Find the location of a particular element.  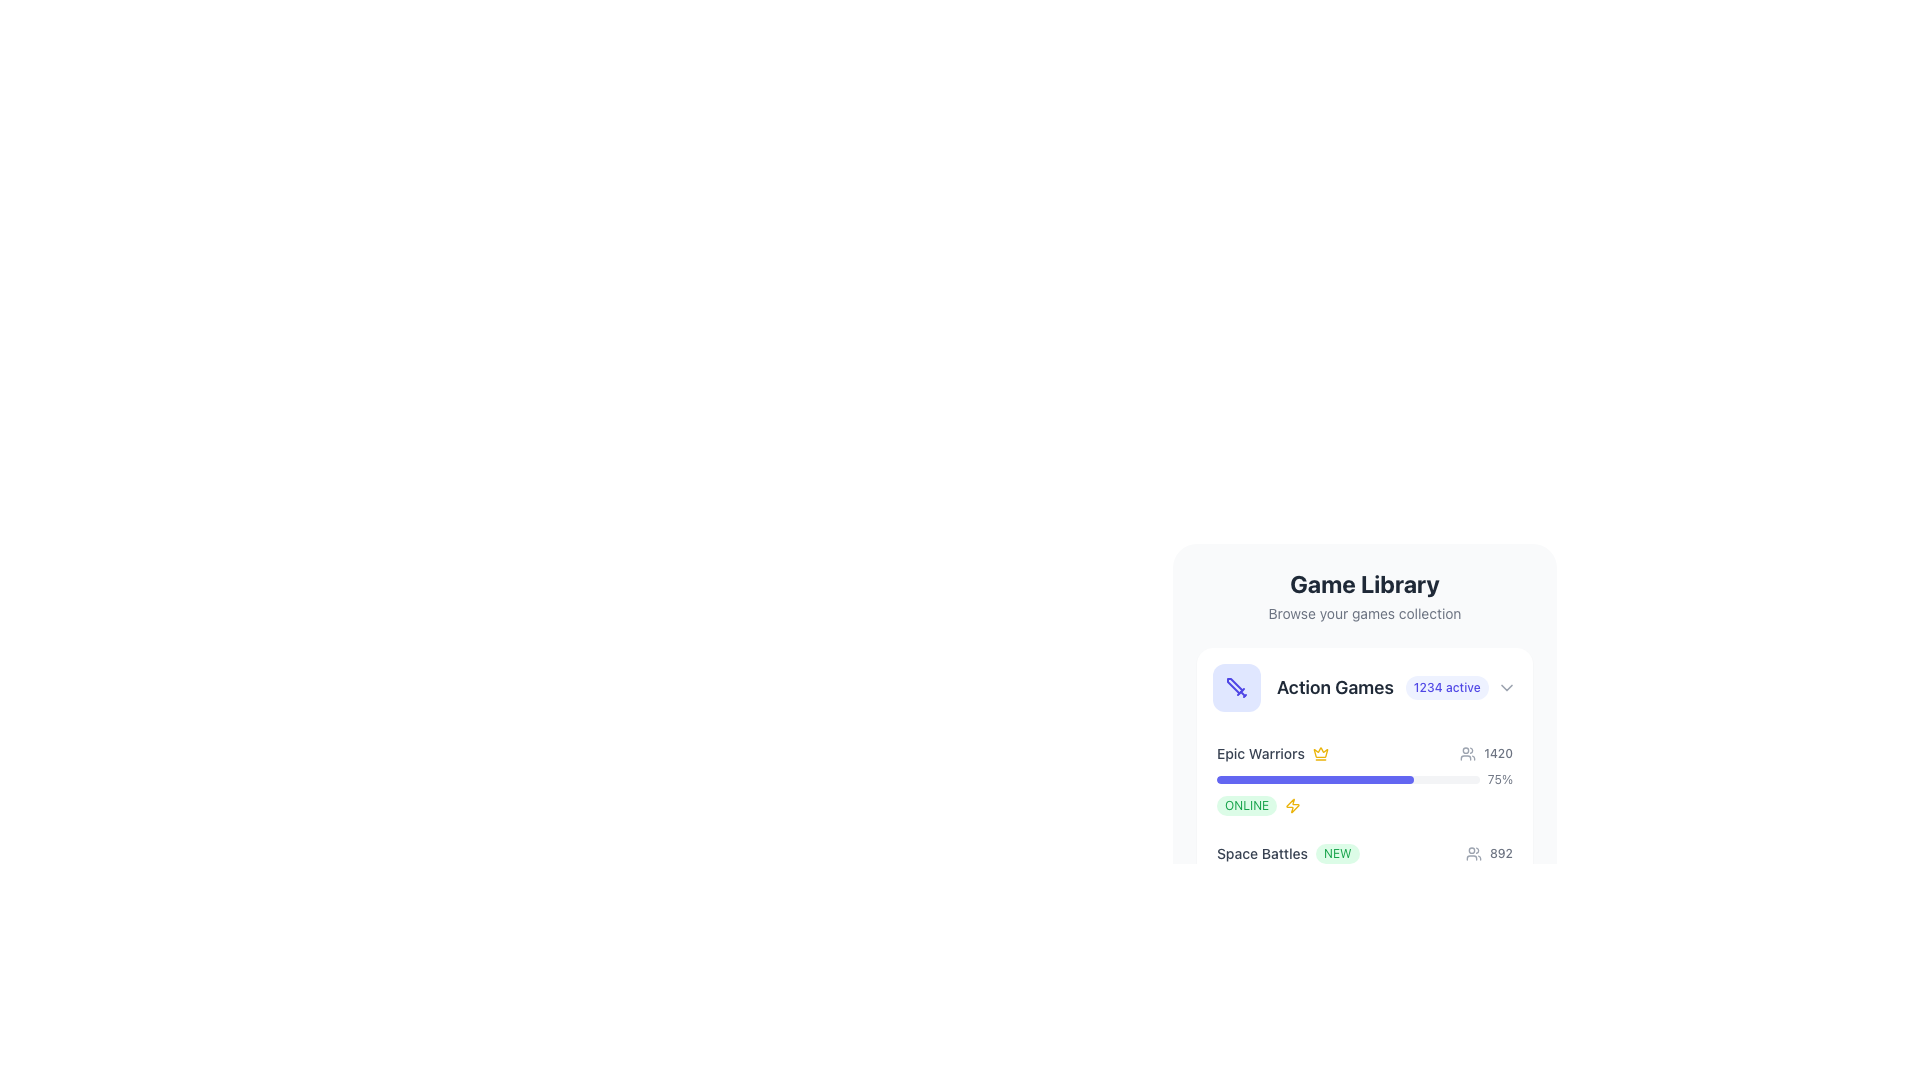

the Progress Bar with Percentage Label for the game 'Epic Warriors' in the Action Games panel is located at coordinates (1363, 778).